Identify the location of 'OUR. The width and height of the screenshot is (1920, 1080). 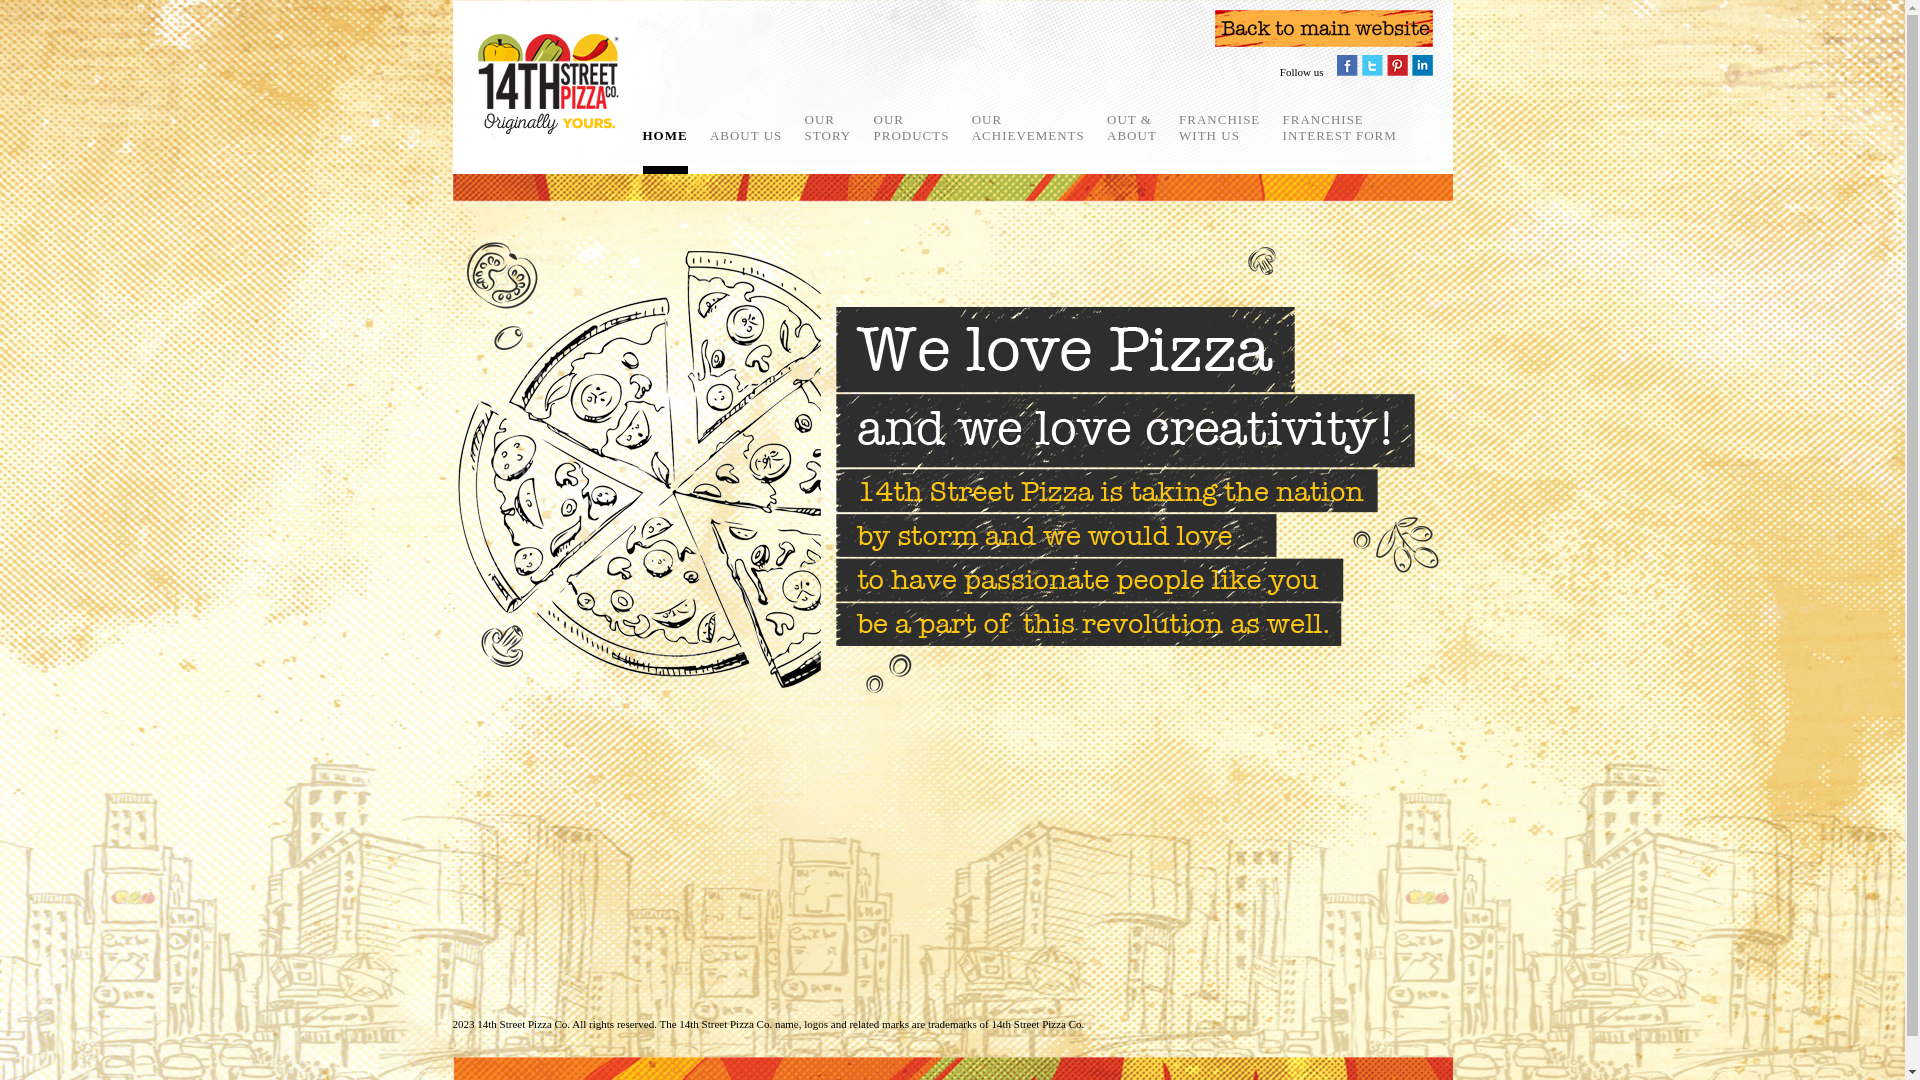
(828, 127).